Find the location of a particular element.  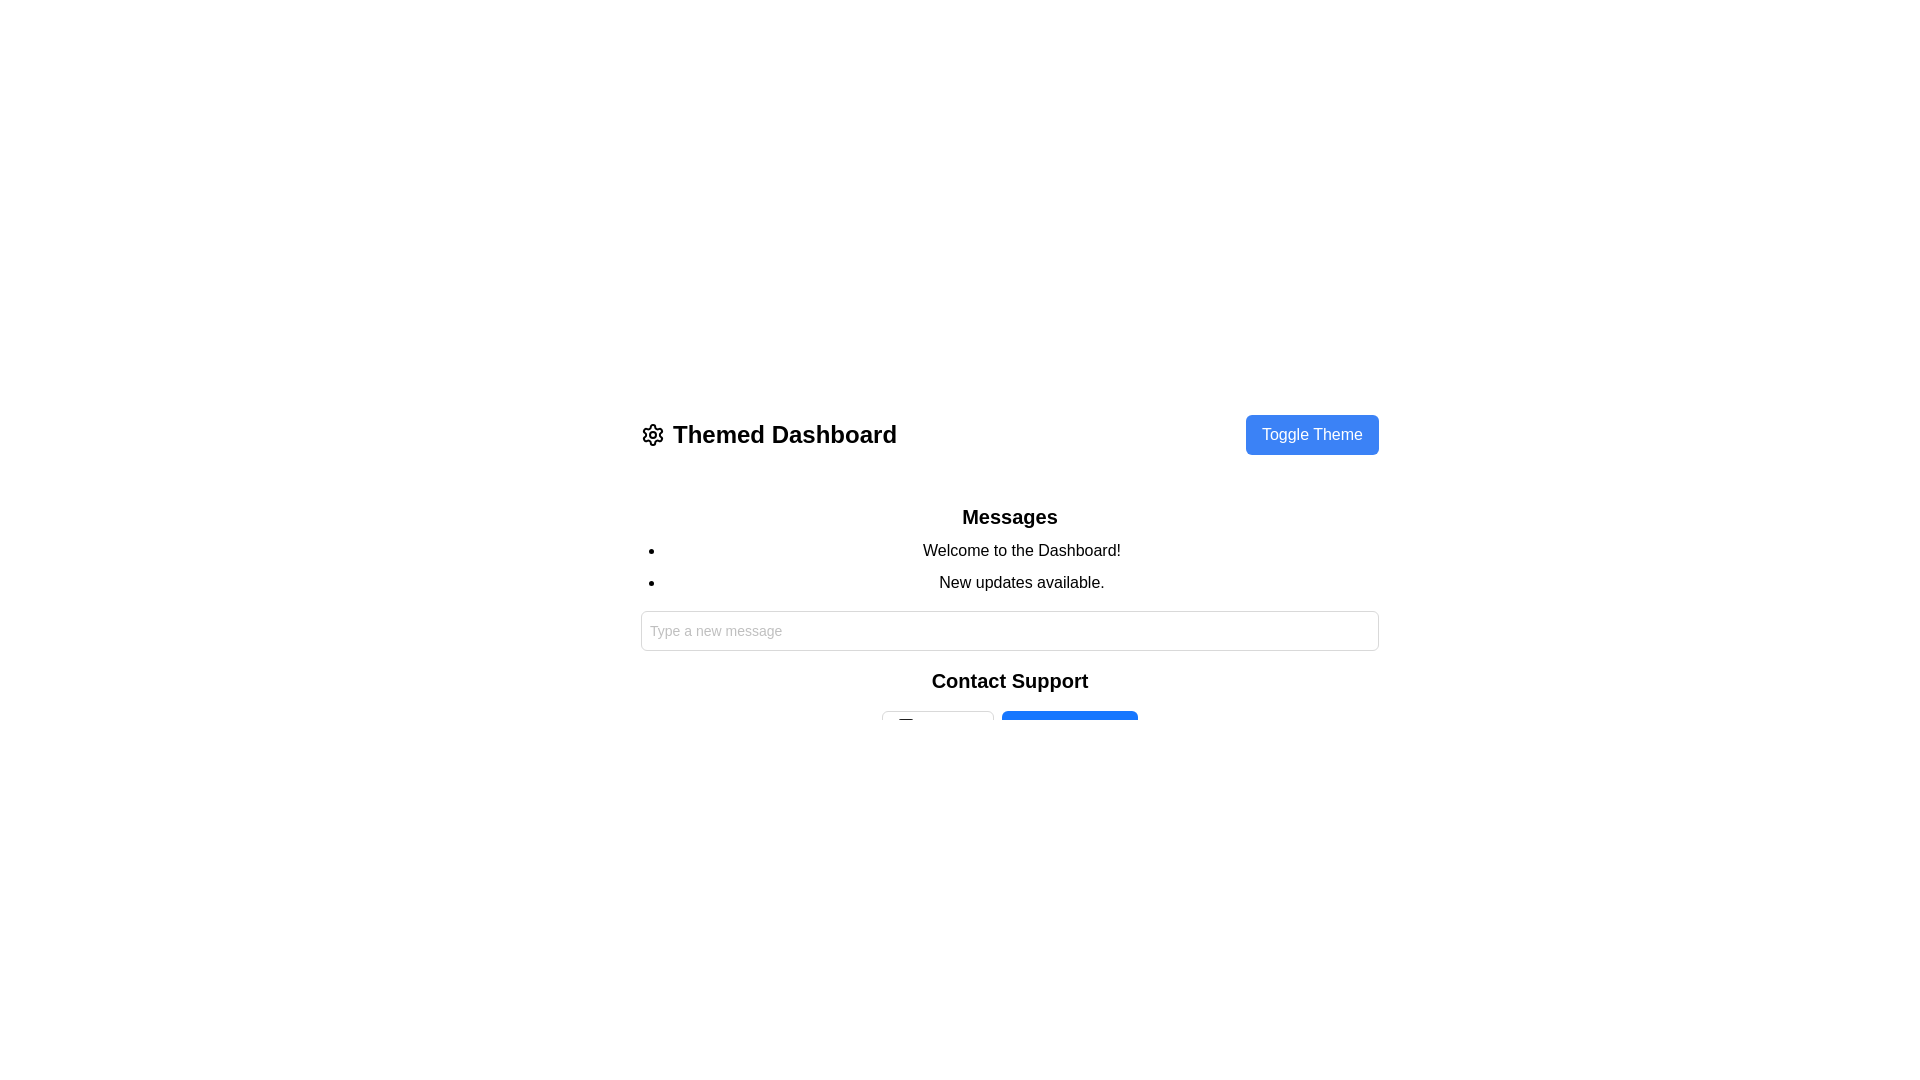

the settings icon located on the left side of the text 'Themed Dashboard' in the header section is located at coordinates (652, 434).